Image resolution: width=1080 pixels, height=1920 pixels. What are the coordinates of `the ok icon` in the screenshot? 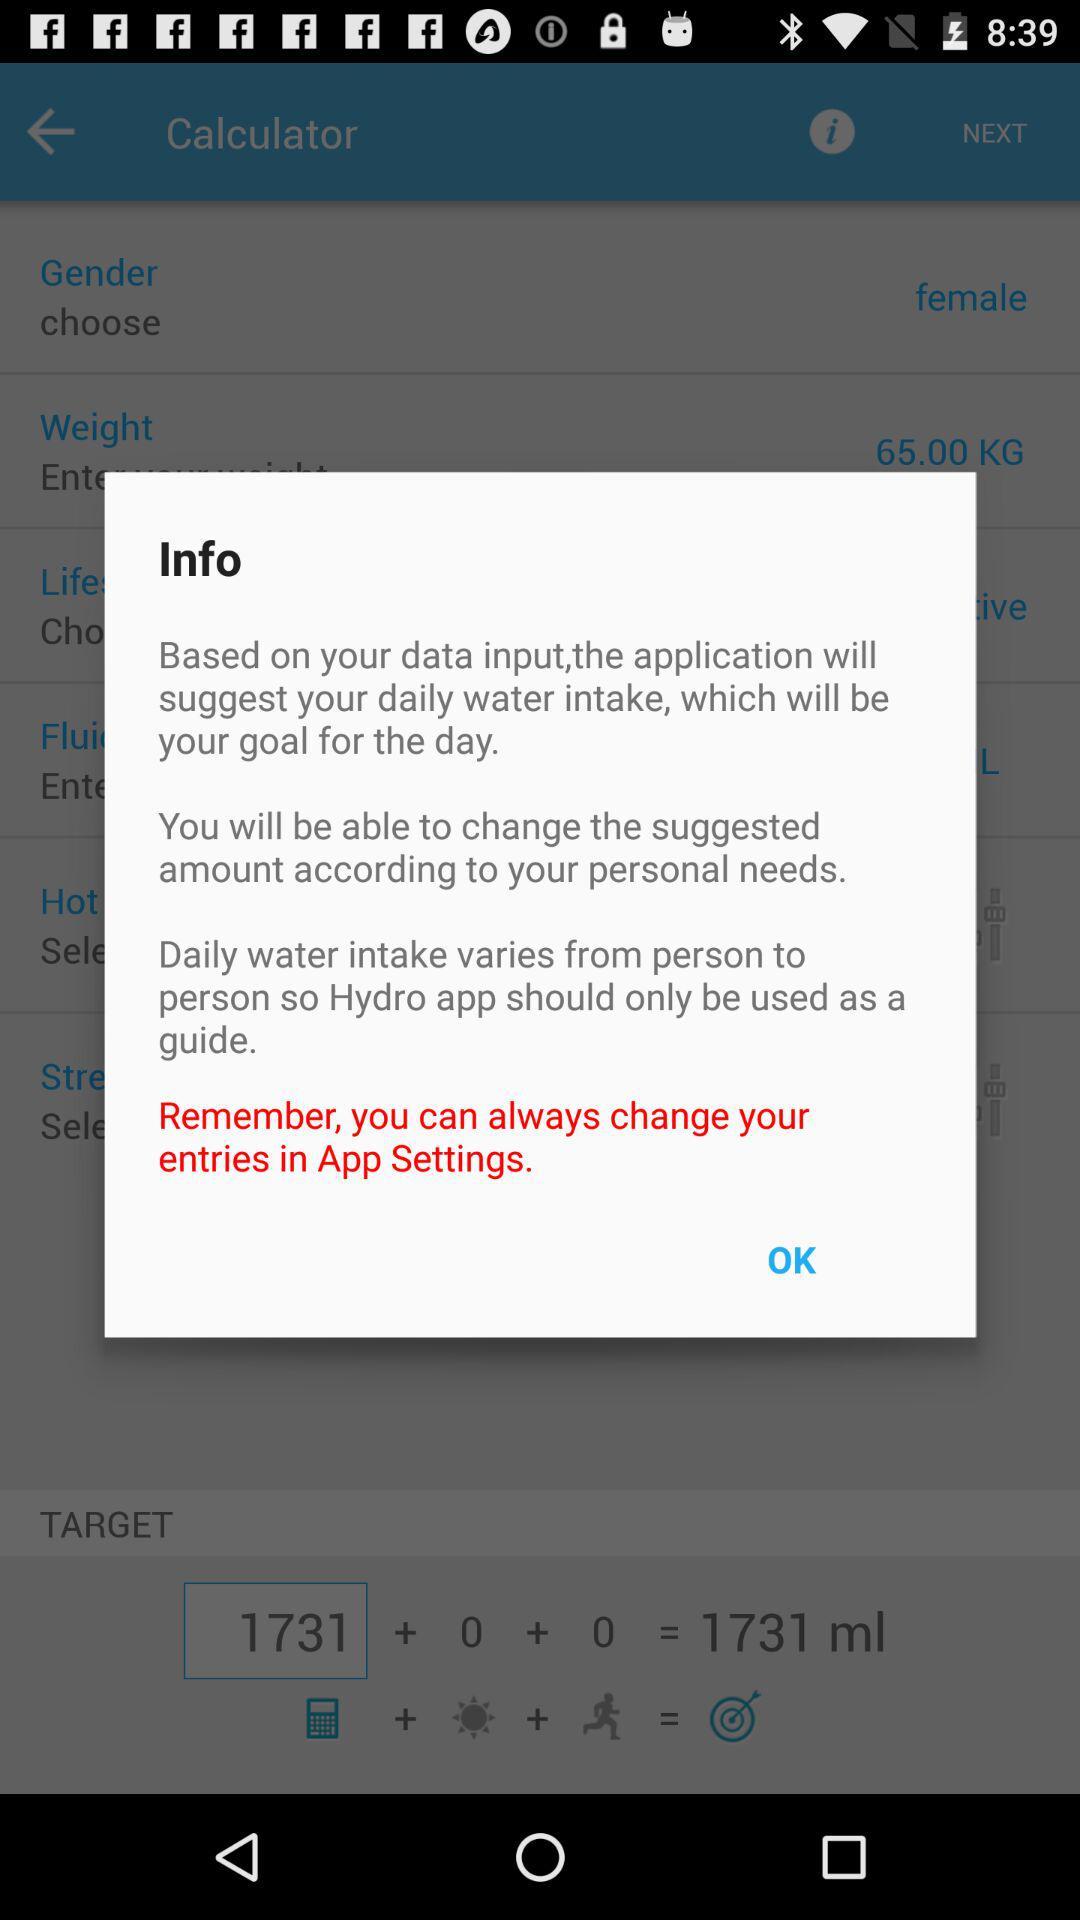 It's located at (837, 1271).